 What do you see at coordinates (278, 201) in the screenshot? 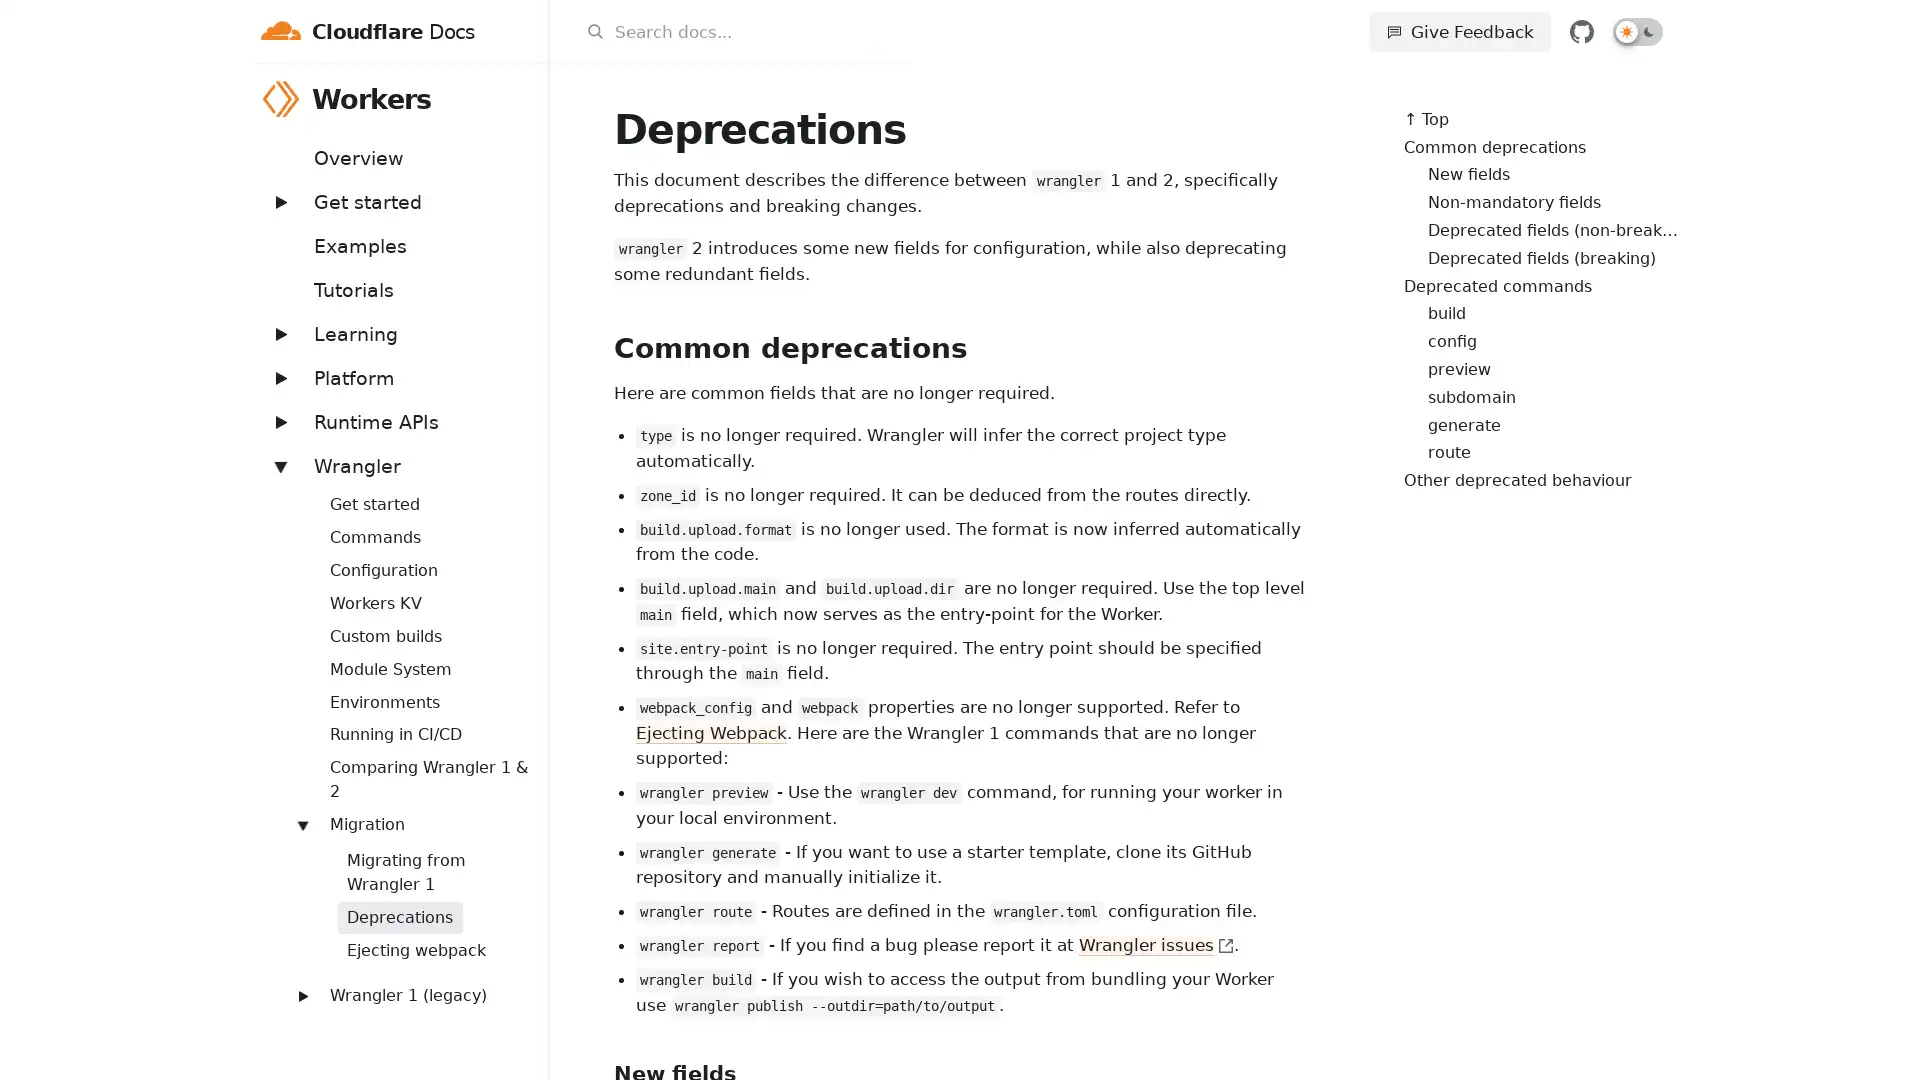
I see `Expand: Get started` at bounding box center [278, 201].